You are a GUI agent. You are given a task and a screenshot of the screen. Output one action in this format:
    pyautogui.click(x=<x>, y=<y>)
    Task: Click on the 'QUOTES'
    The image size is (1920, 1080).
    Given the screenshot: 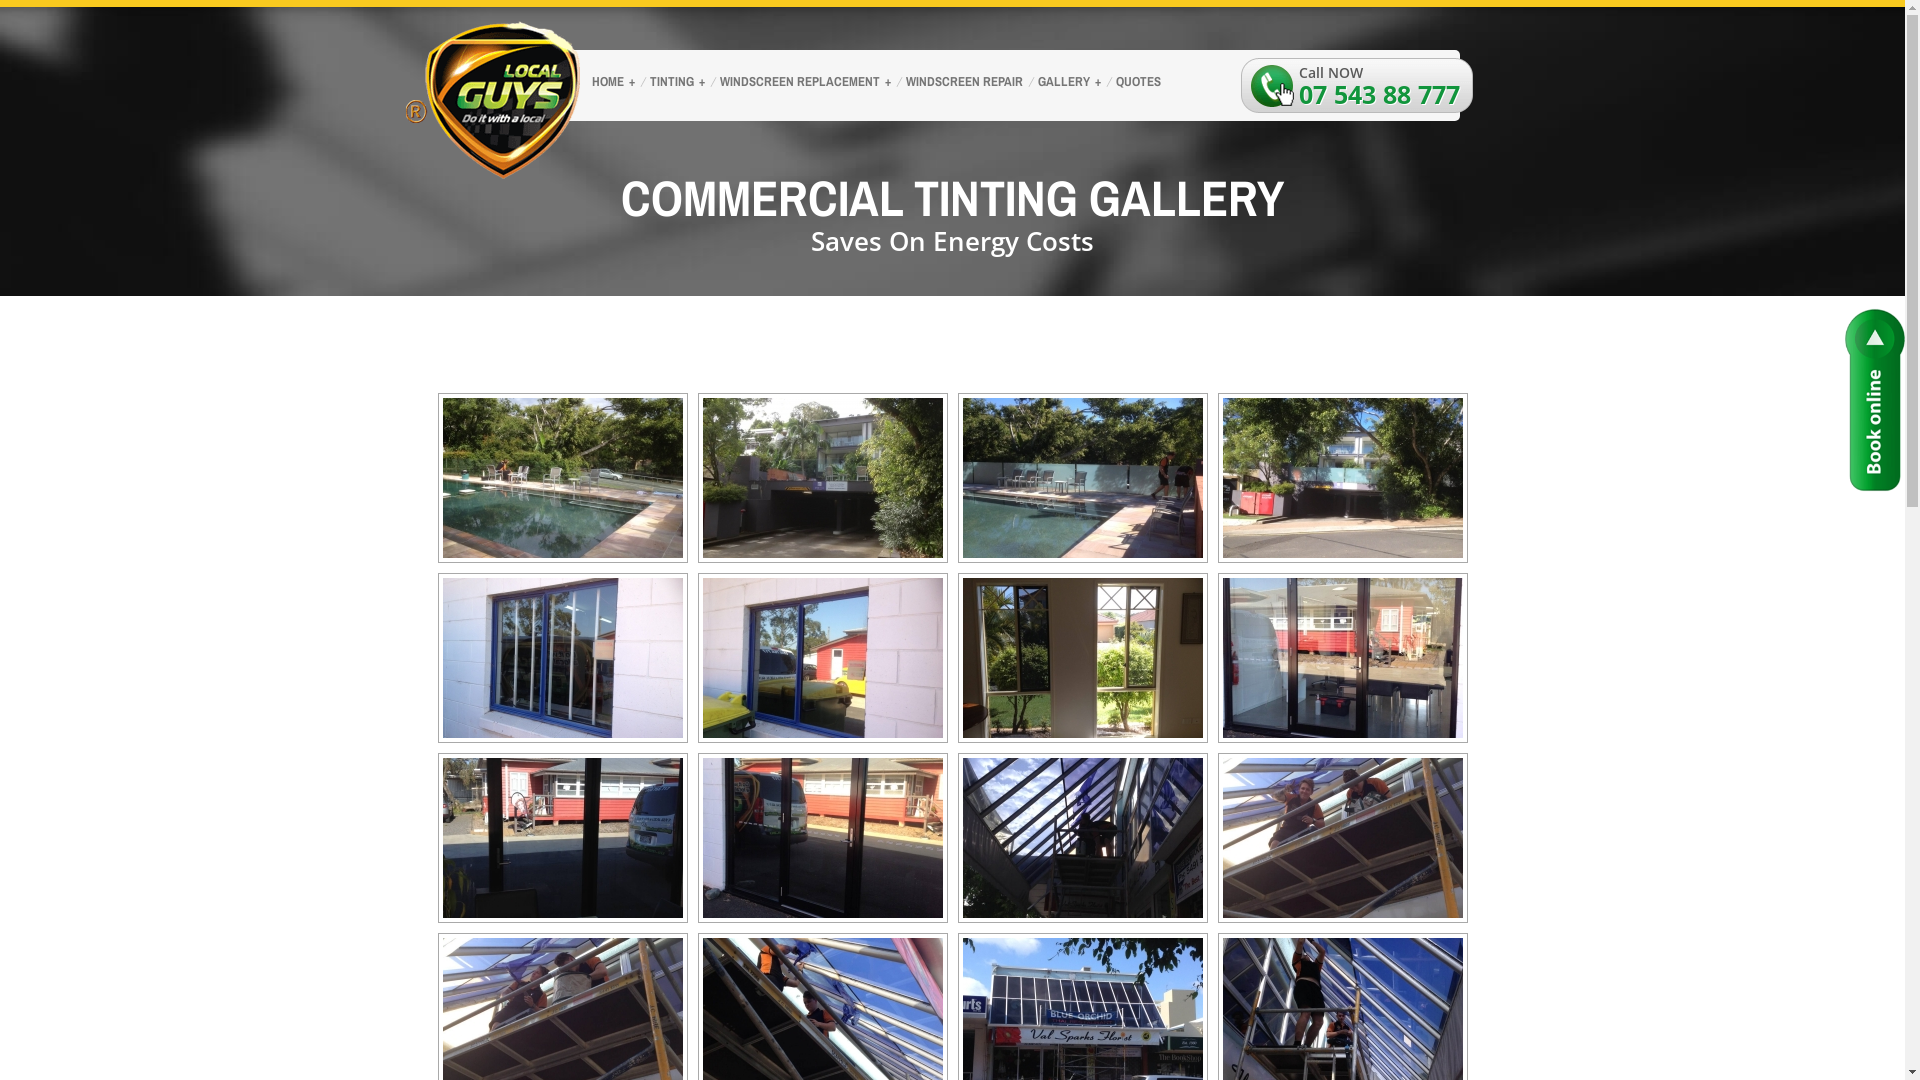 What is the action you would take?
    pyautogui.click(x=1136, y=83)
    